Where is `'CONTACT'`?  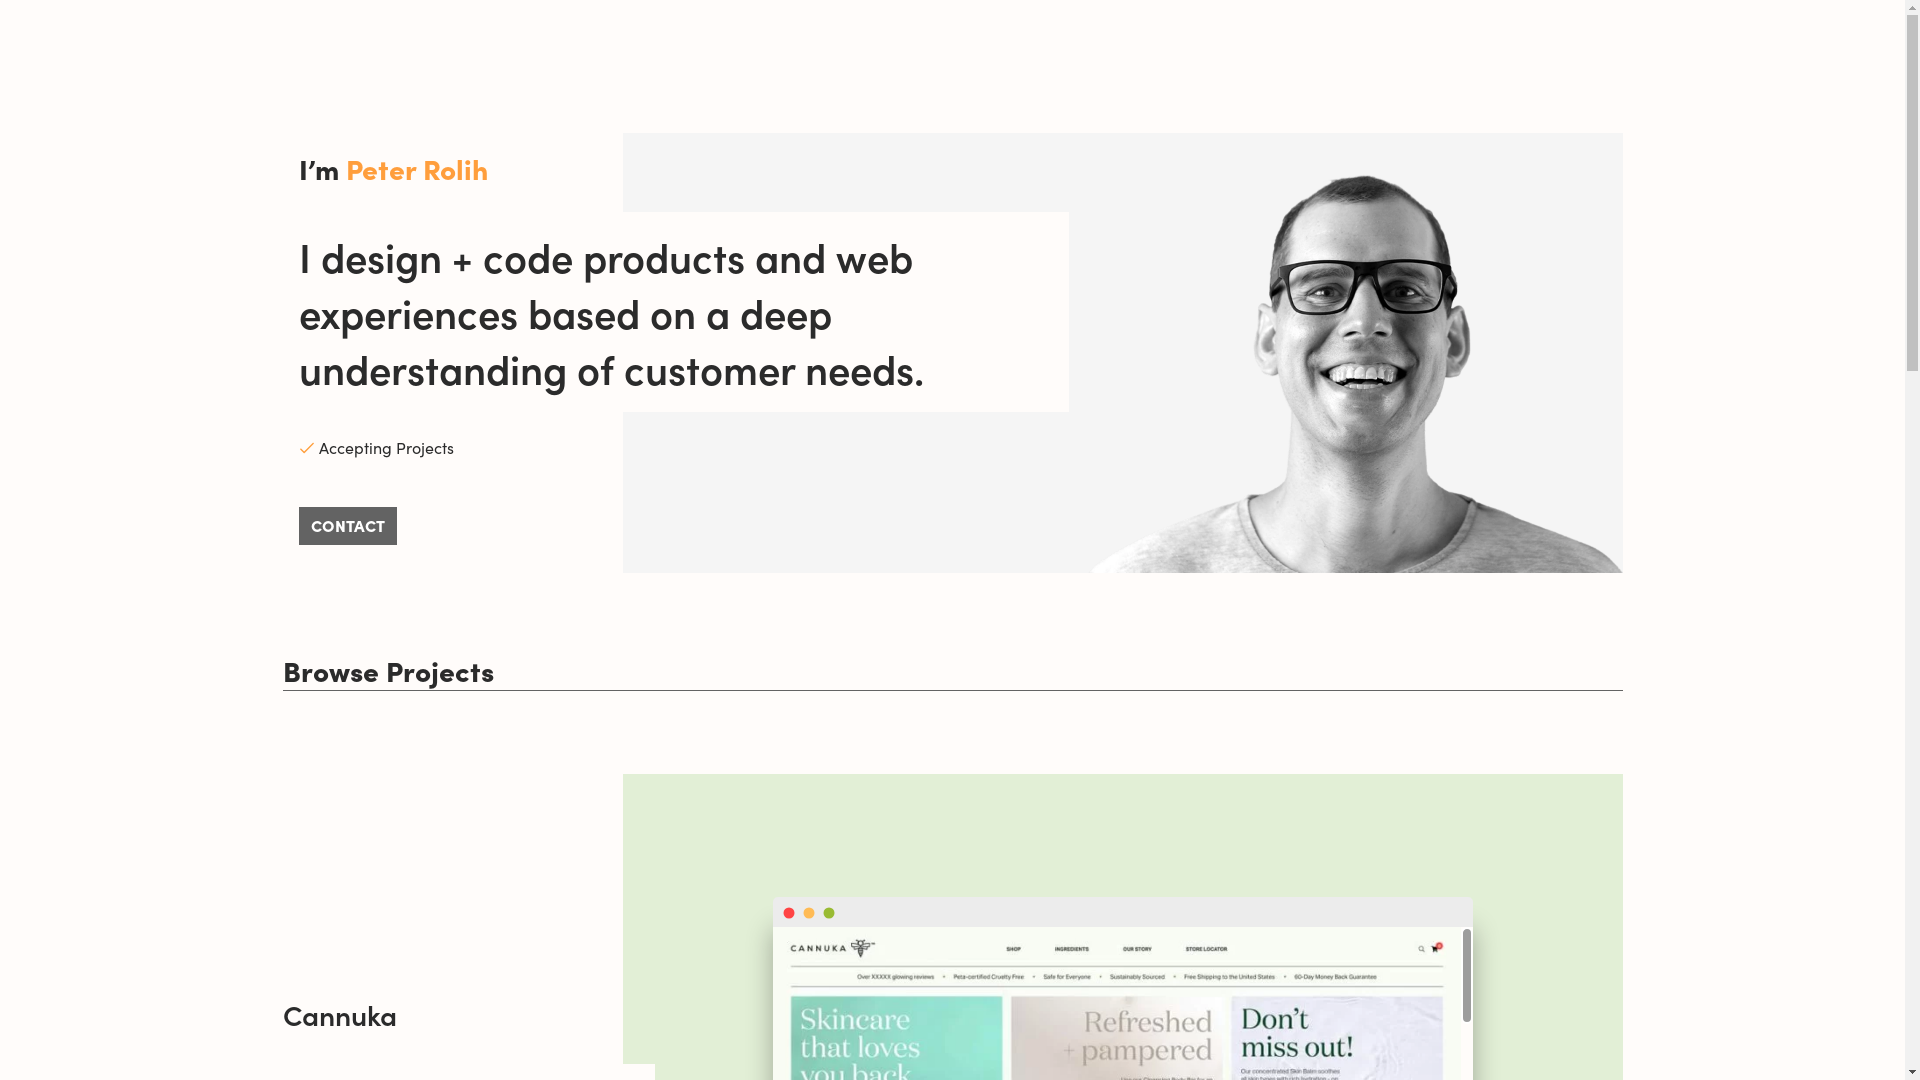 'CONTACT' is located at coordinates (346, 524).